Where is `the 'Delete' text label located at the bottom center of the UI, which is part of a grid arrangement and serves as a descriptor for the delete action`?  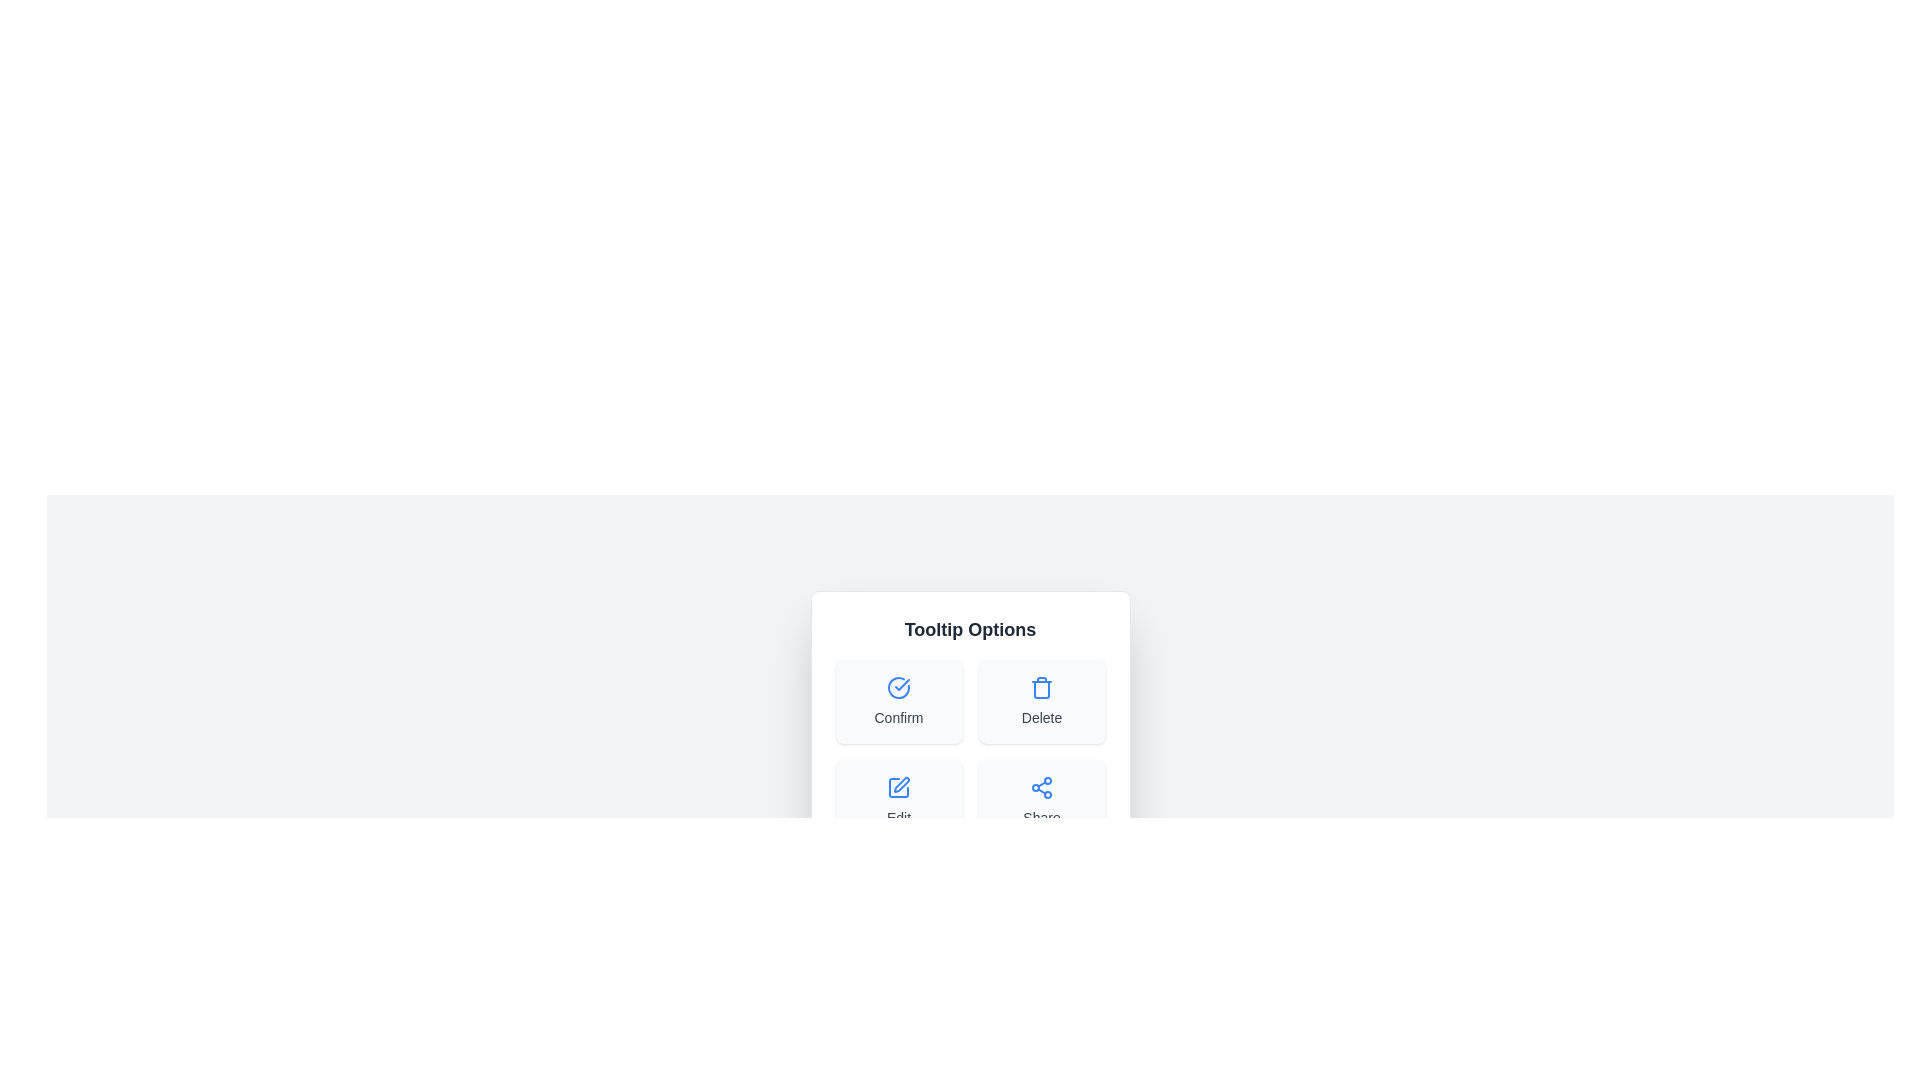 the 'Delete' text label located at the bottom center of the UI, which is part of a grid arrangement and serves as a descriptor for the delete action is located at coordinates (1040, 716).